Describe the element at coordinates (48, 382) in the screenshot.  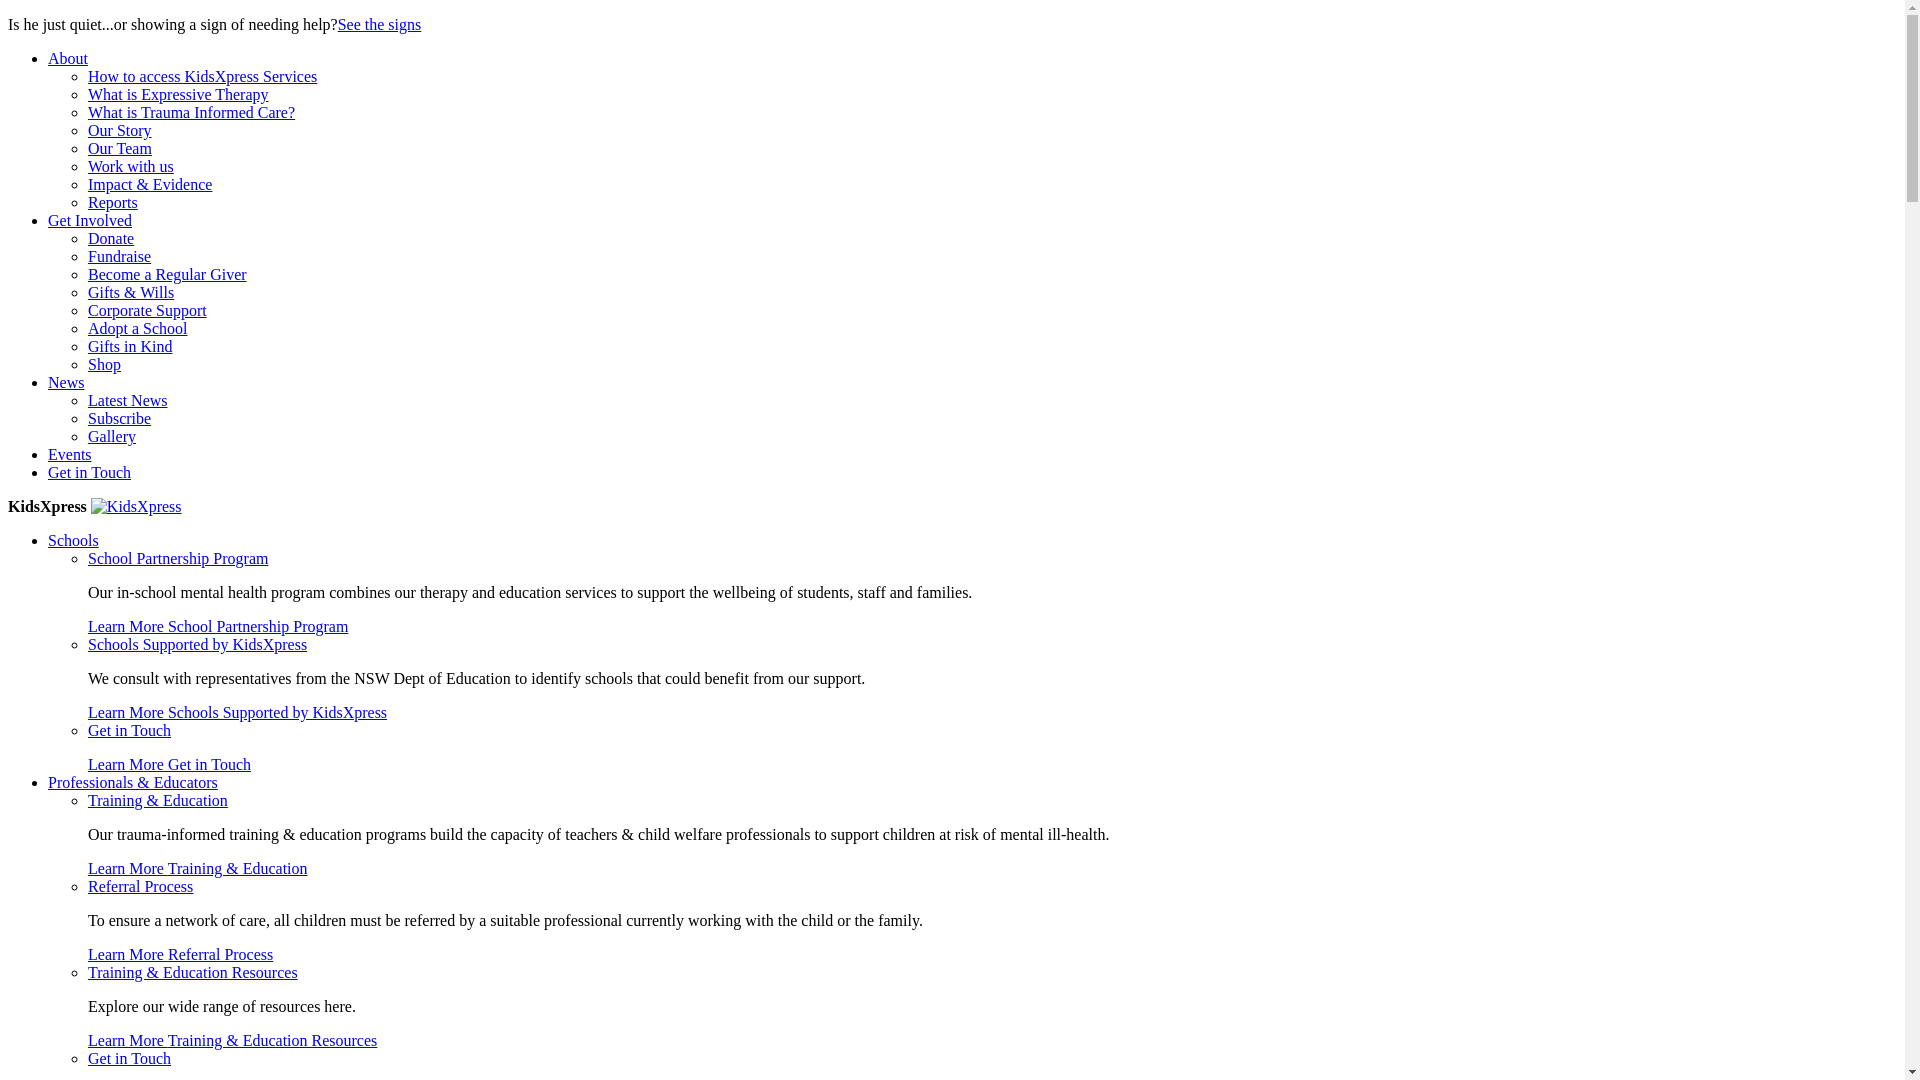
I see `'News'` at that location.